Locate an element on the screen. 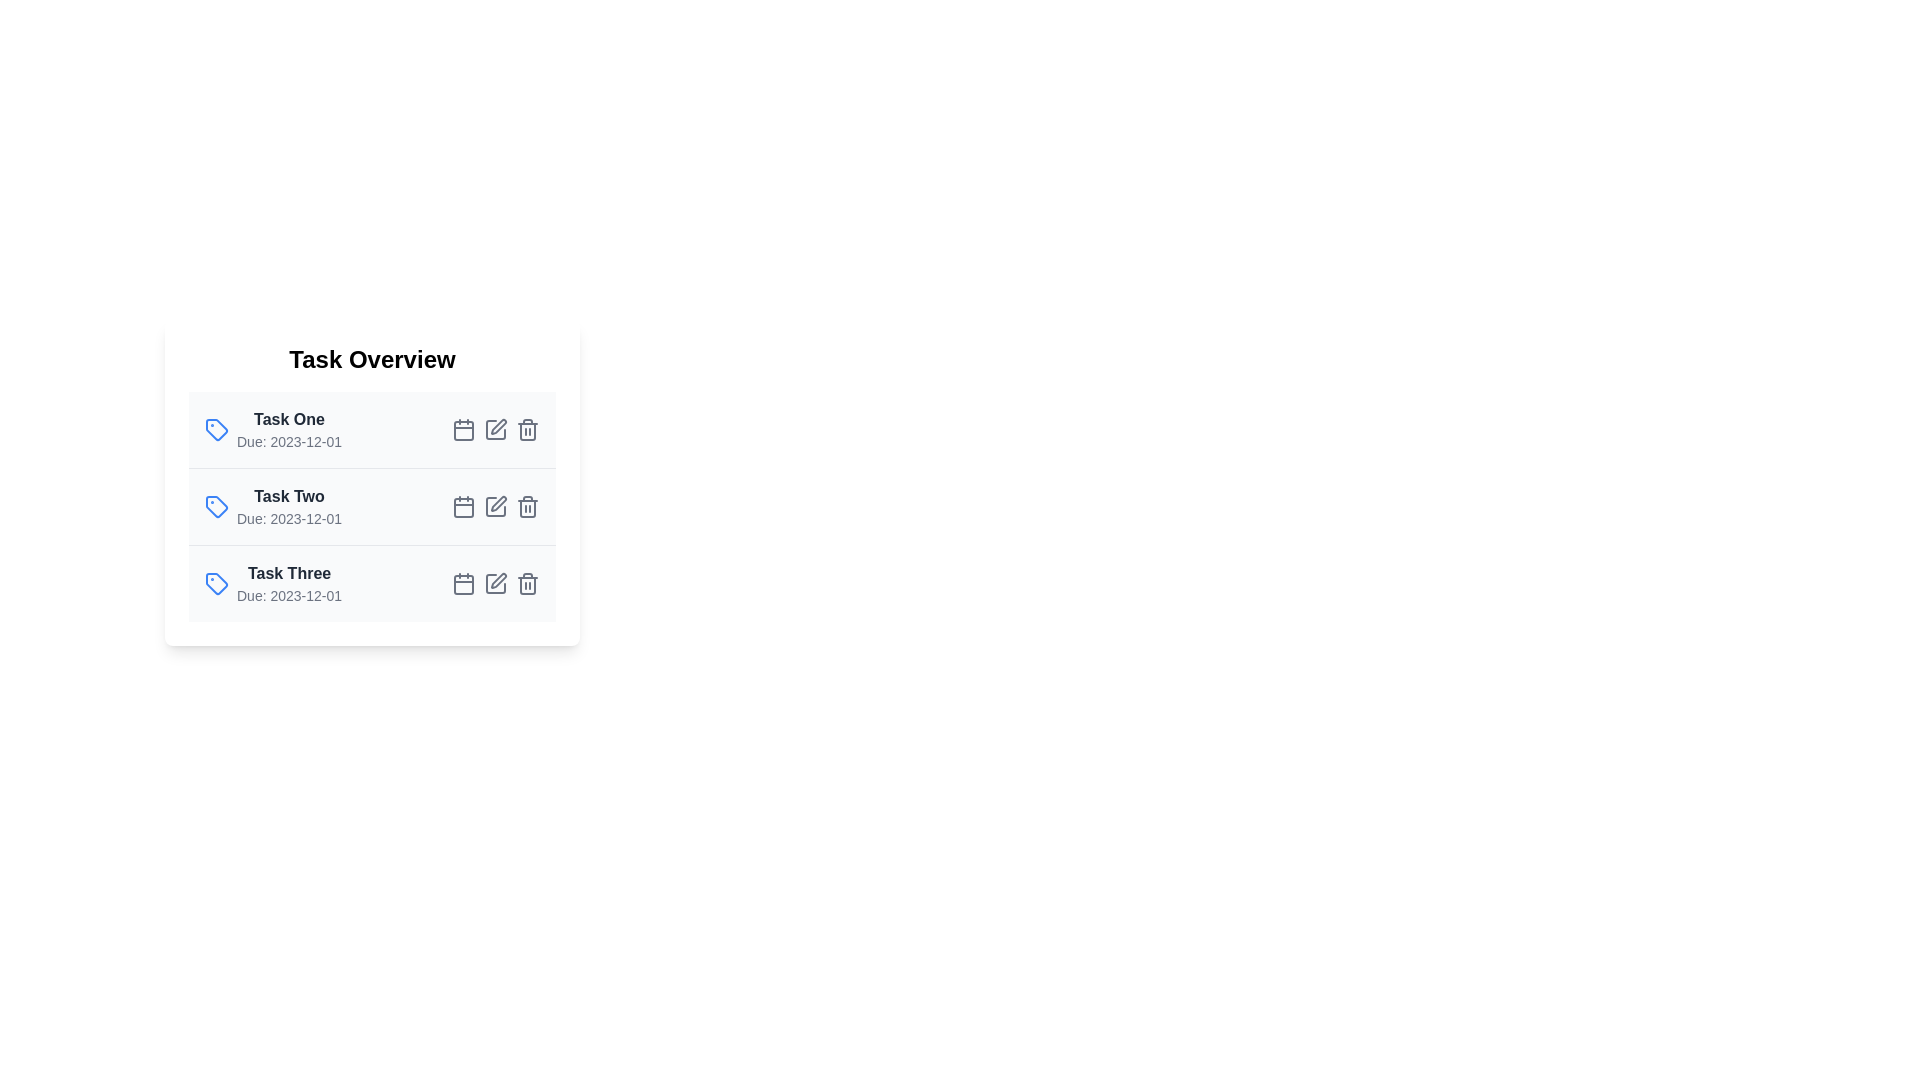 The width and height of the screenshot is (1920, 1080). the Inline Edit Button (SVG) next to 'Task Two' is located at coordinates (499, 503).